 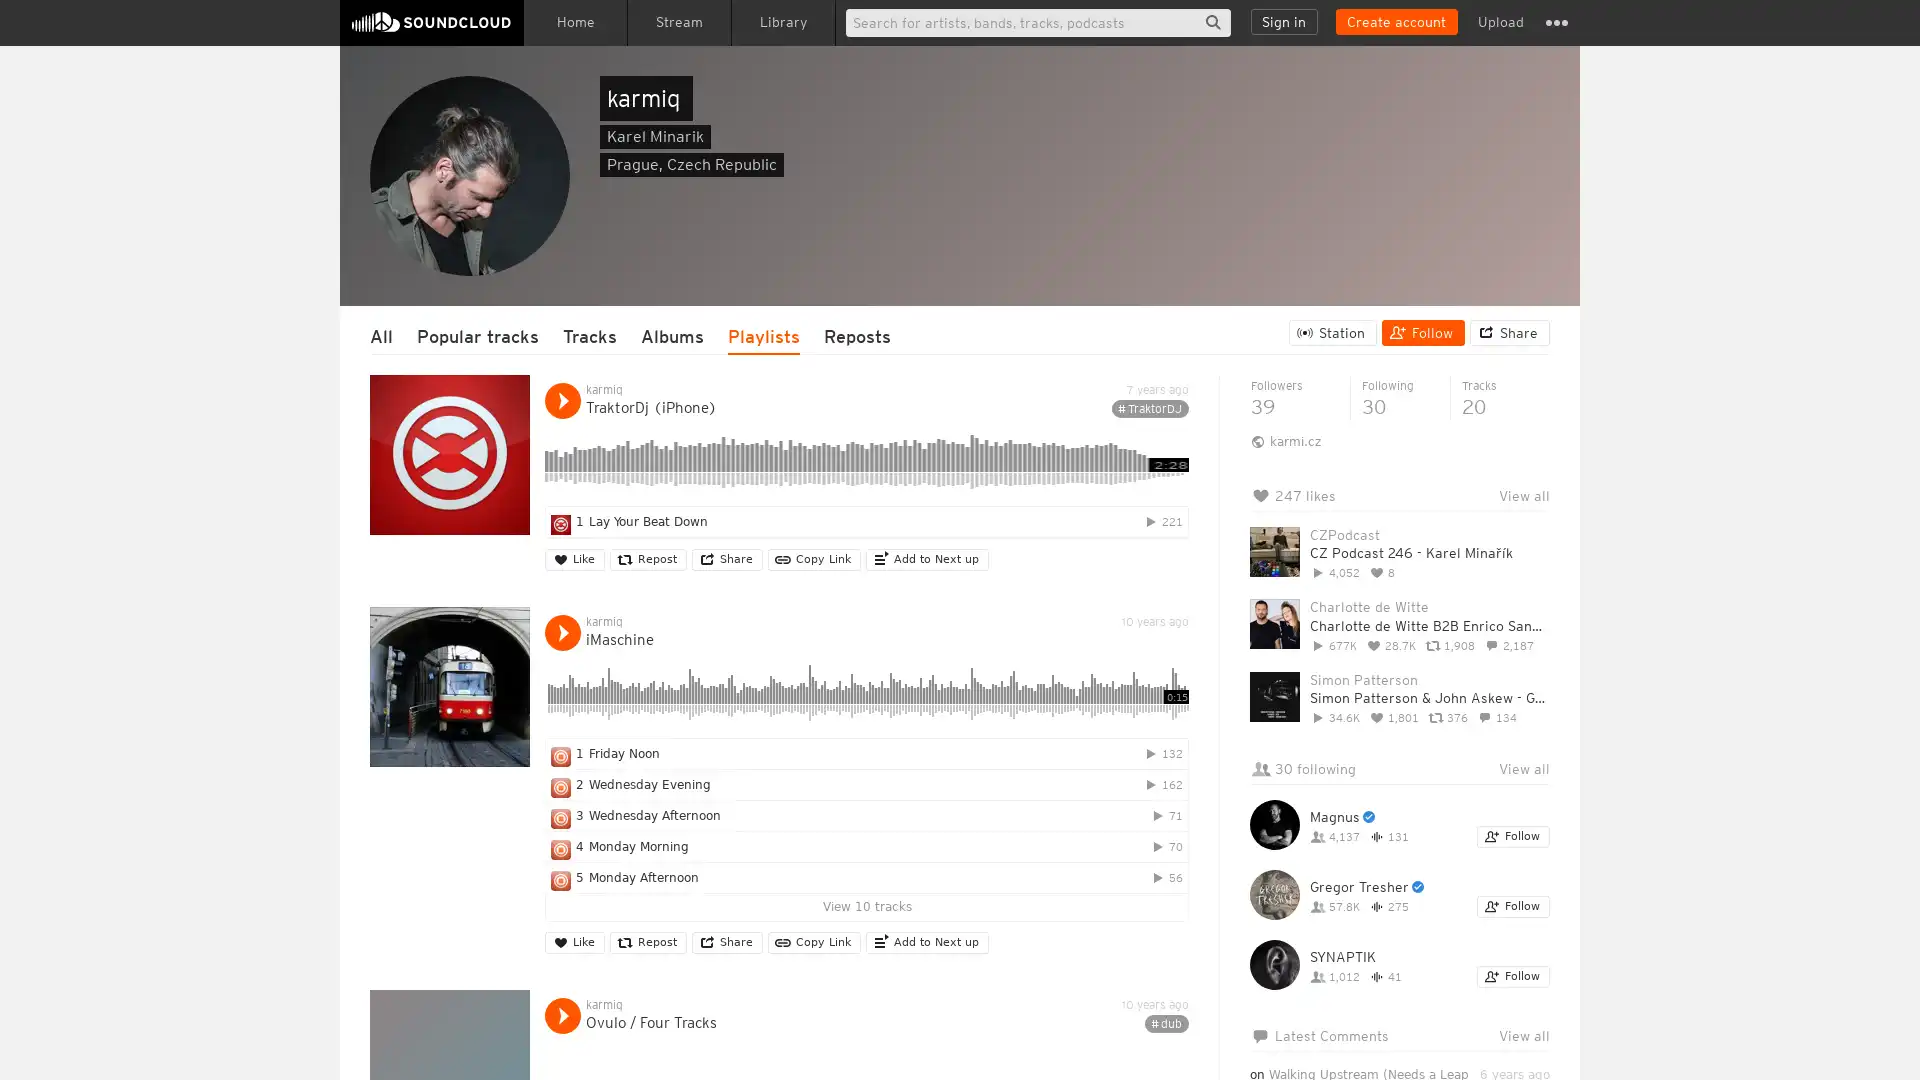 I want to click on Clear, so click(x=1482, y=546).